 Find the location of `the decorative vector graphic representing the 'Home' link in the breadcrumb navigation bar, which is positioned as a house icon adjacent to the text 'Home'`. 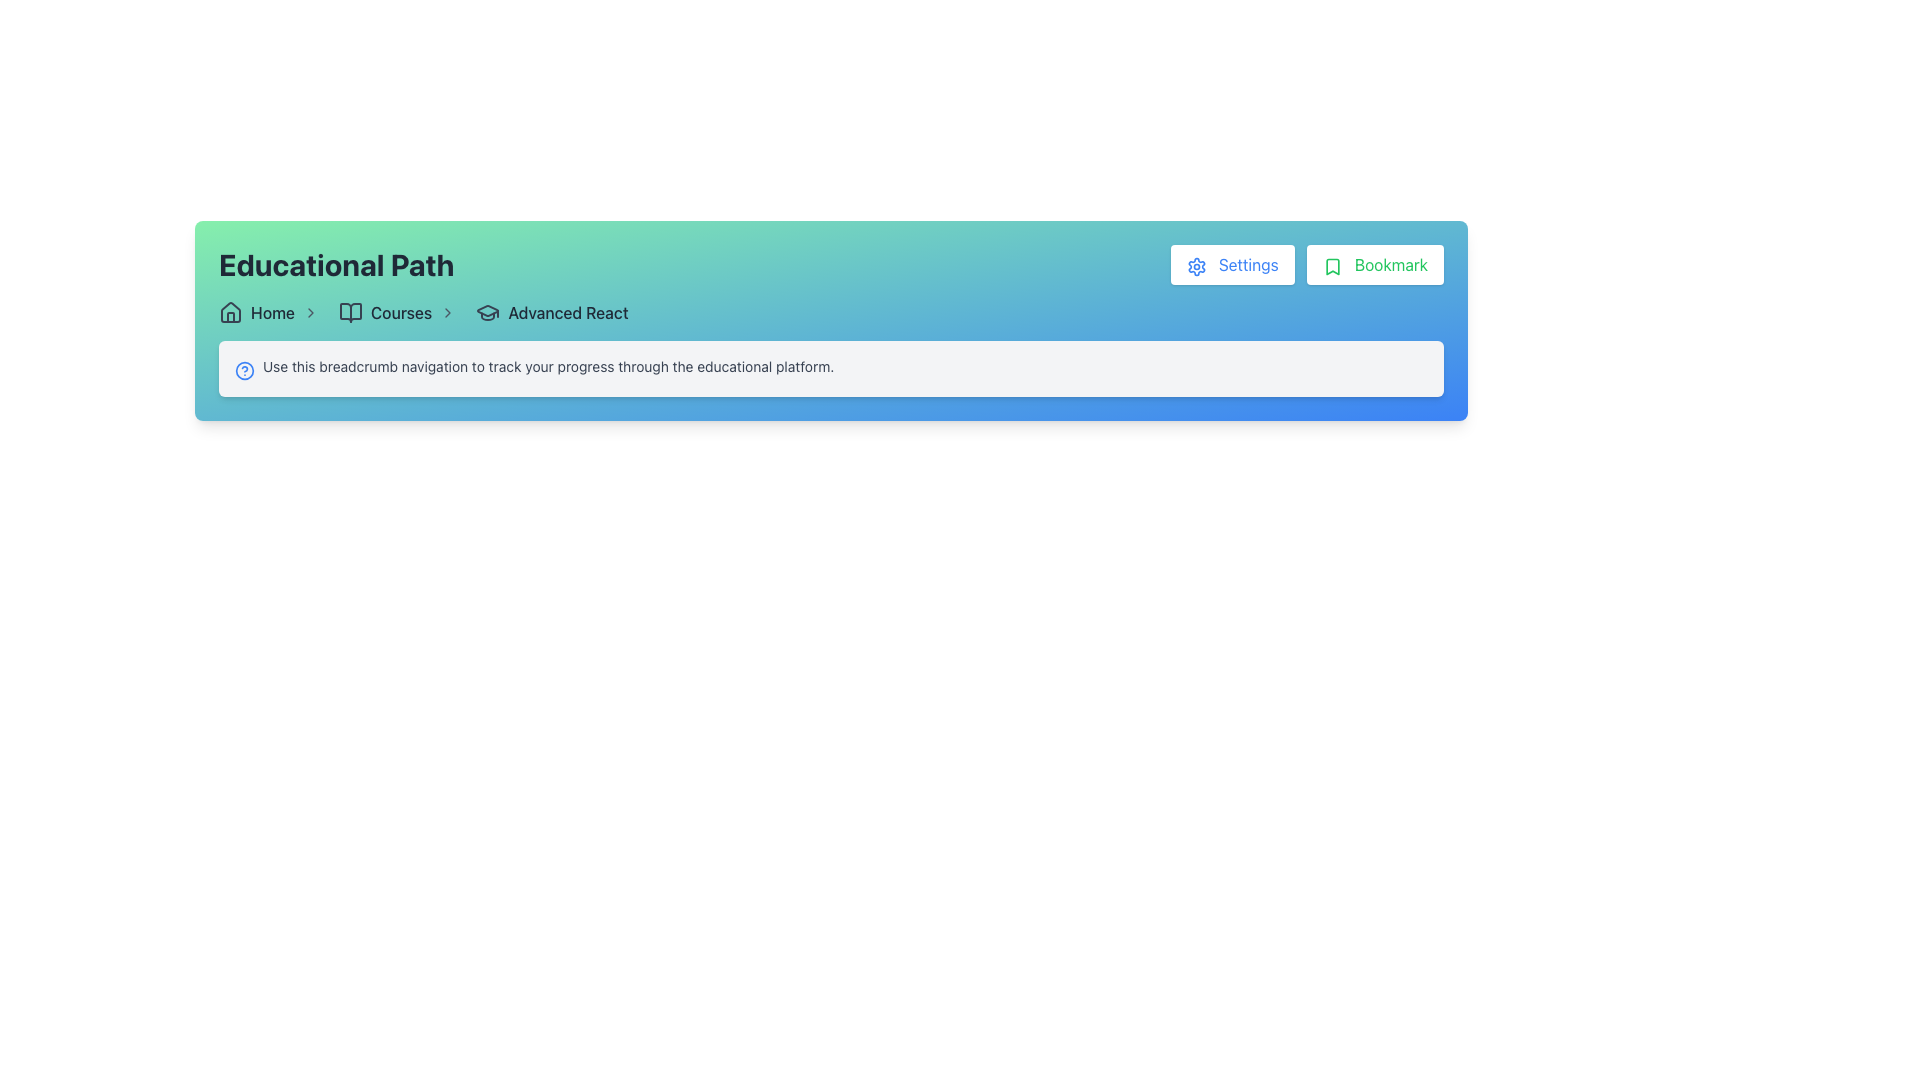

the decorative vector graphic representing the 'Home' link in the breadcrumb navigation bar, which is positioned as a house icon adjacent to the text 'Home' is located at coordinates (230, 316).